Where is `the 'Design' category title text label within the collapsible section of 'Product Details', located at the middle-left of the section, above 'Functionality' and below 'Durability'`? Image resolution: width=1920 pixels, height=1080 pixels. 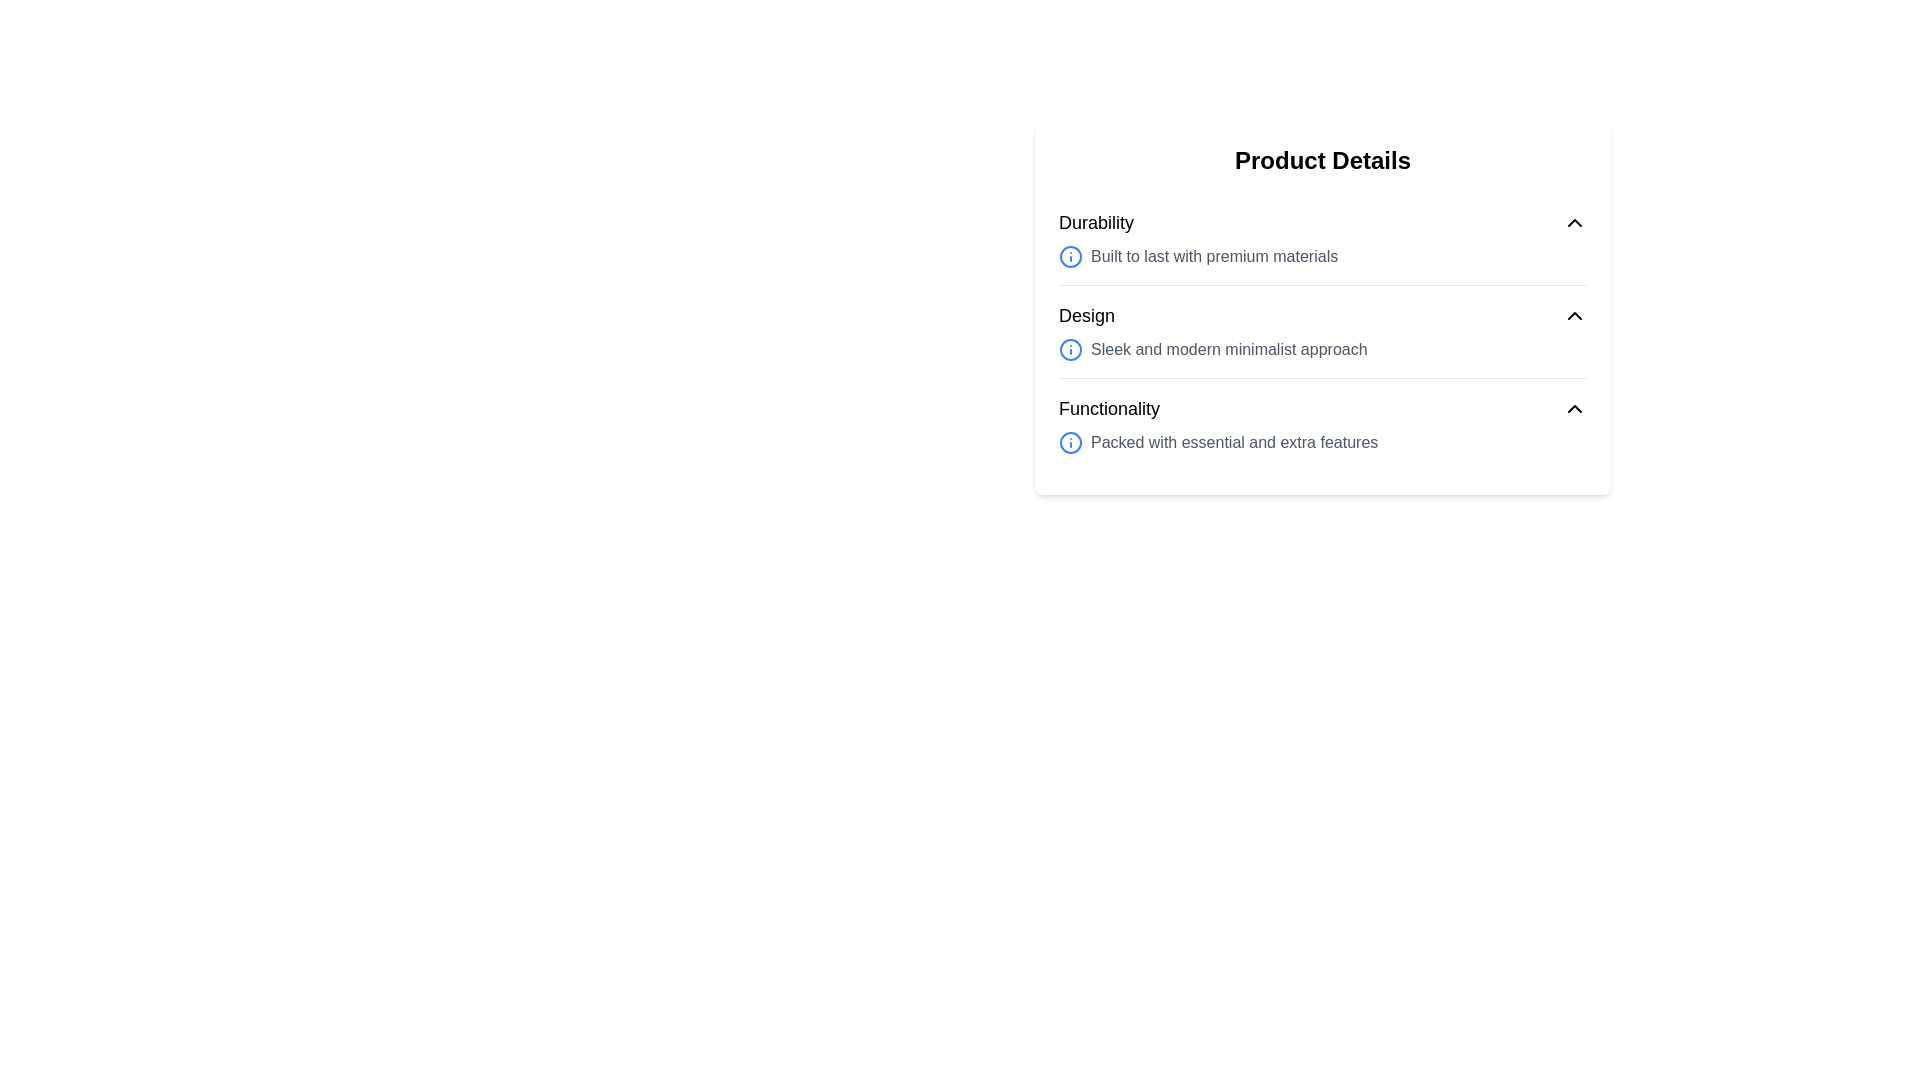
the 'Design' category title text label within the collapsible section of 'Product Details', located at the middle-left of the section, above 'Functionality' and below 'Durability' is located at coordinates (1086, 315).